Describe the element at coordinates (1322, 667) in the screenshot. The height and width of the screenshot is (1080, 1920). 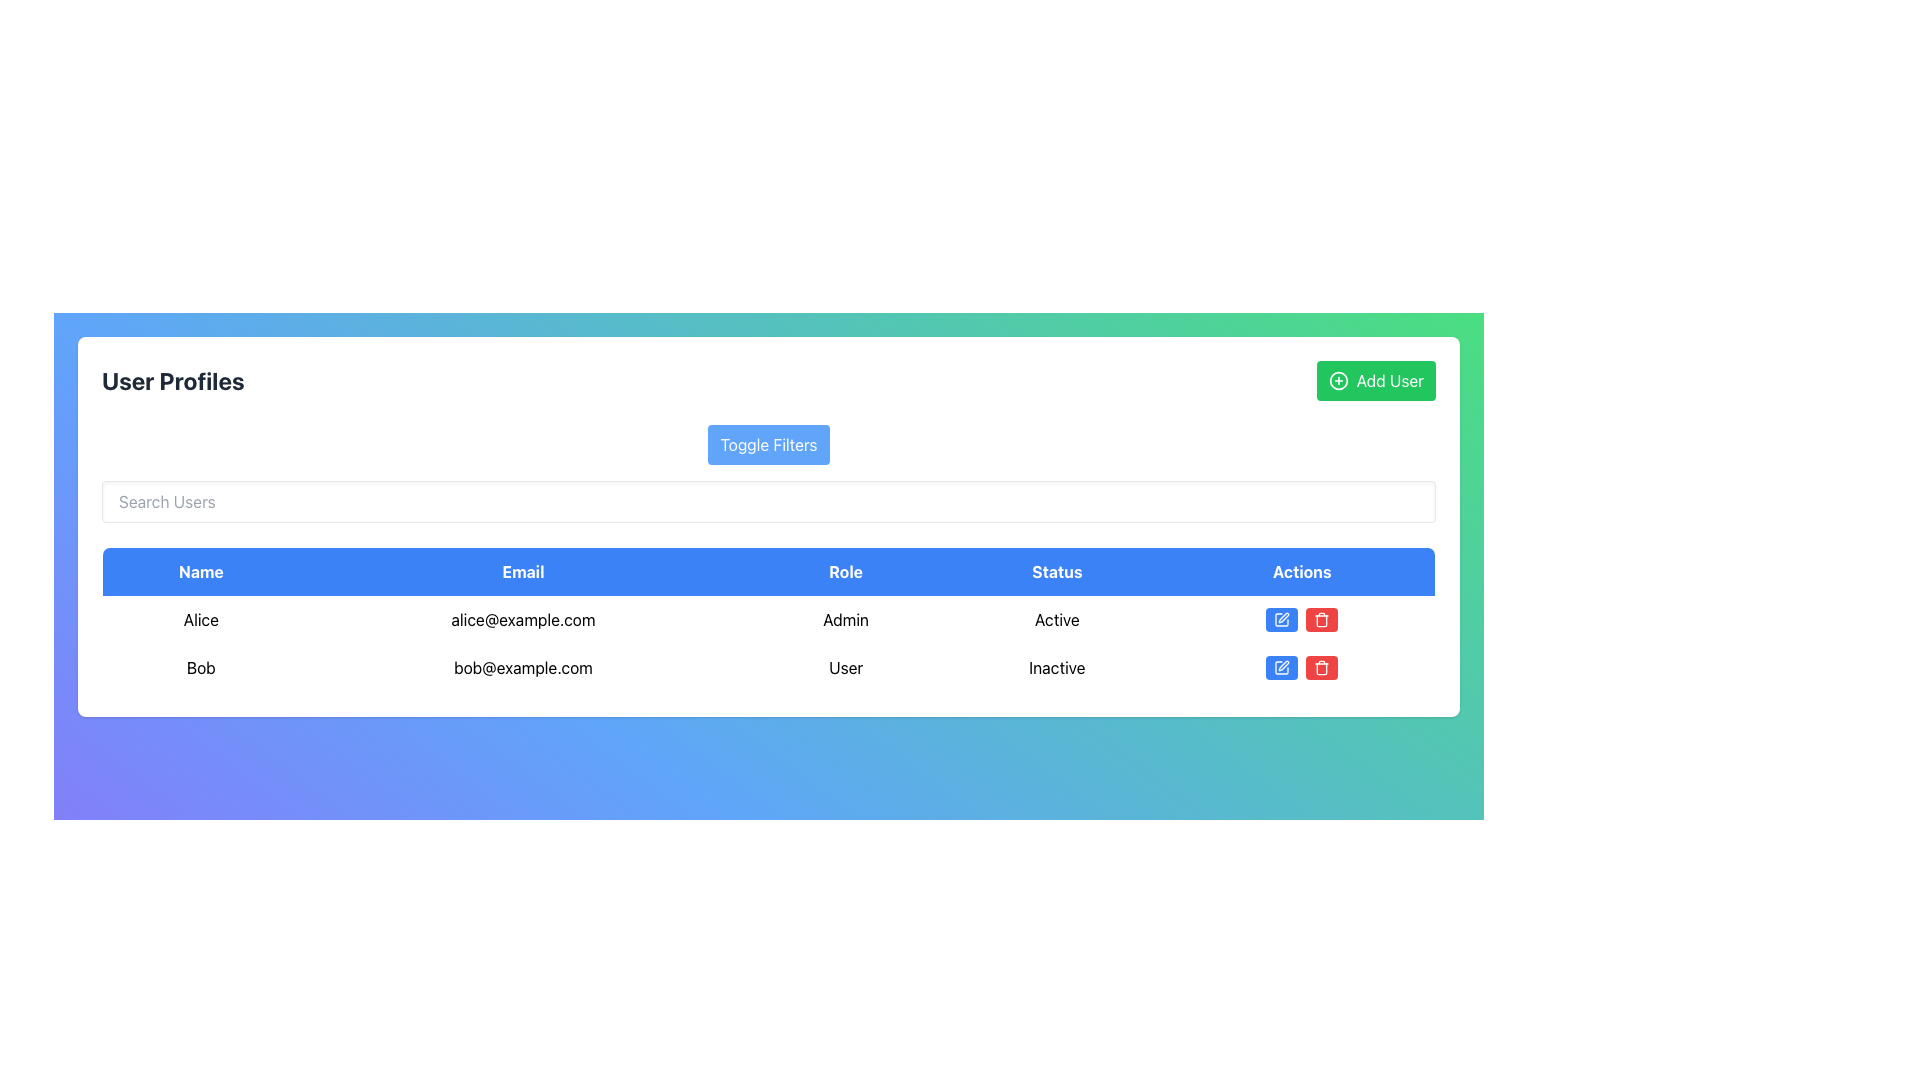
I see `the red trash can icon button in the 'Actions' column of the second row in the user list table` at that location.